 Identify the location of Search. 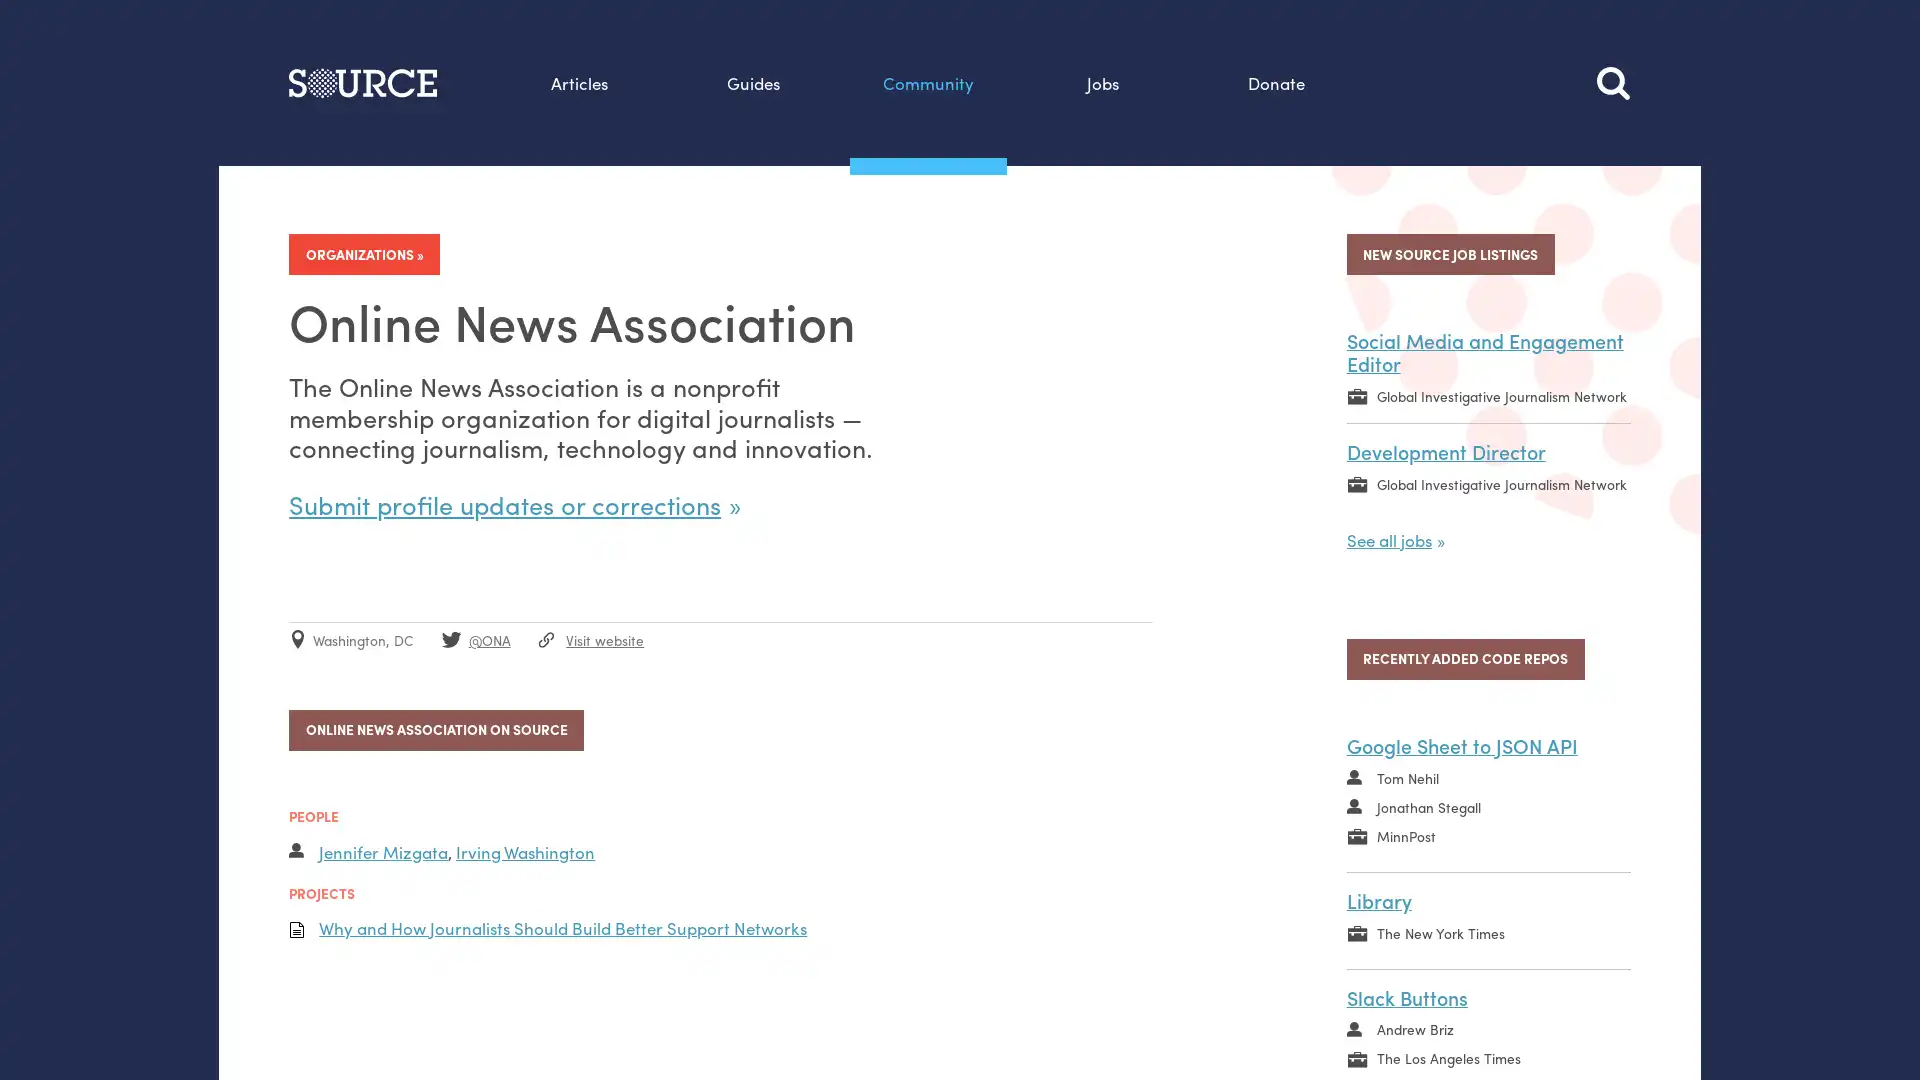
(1612, 260).